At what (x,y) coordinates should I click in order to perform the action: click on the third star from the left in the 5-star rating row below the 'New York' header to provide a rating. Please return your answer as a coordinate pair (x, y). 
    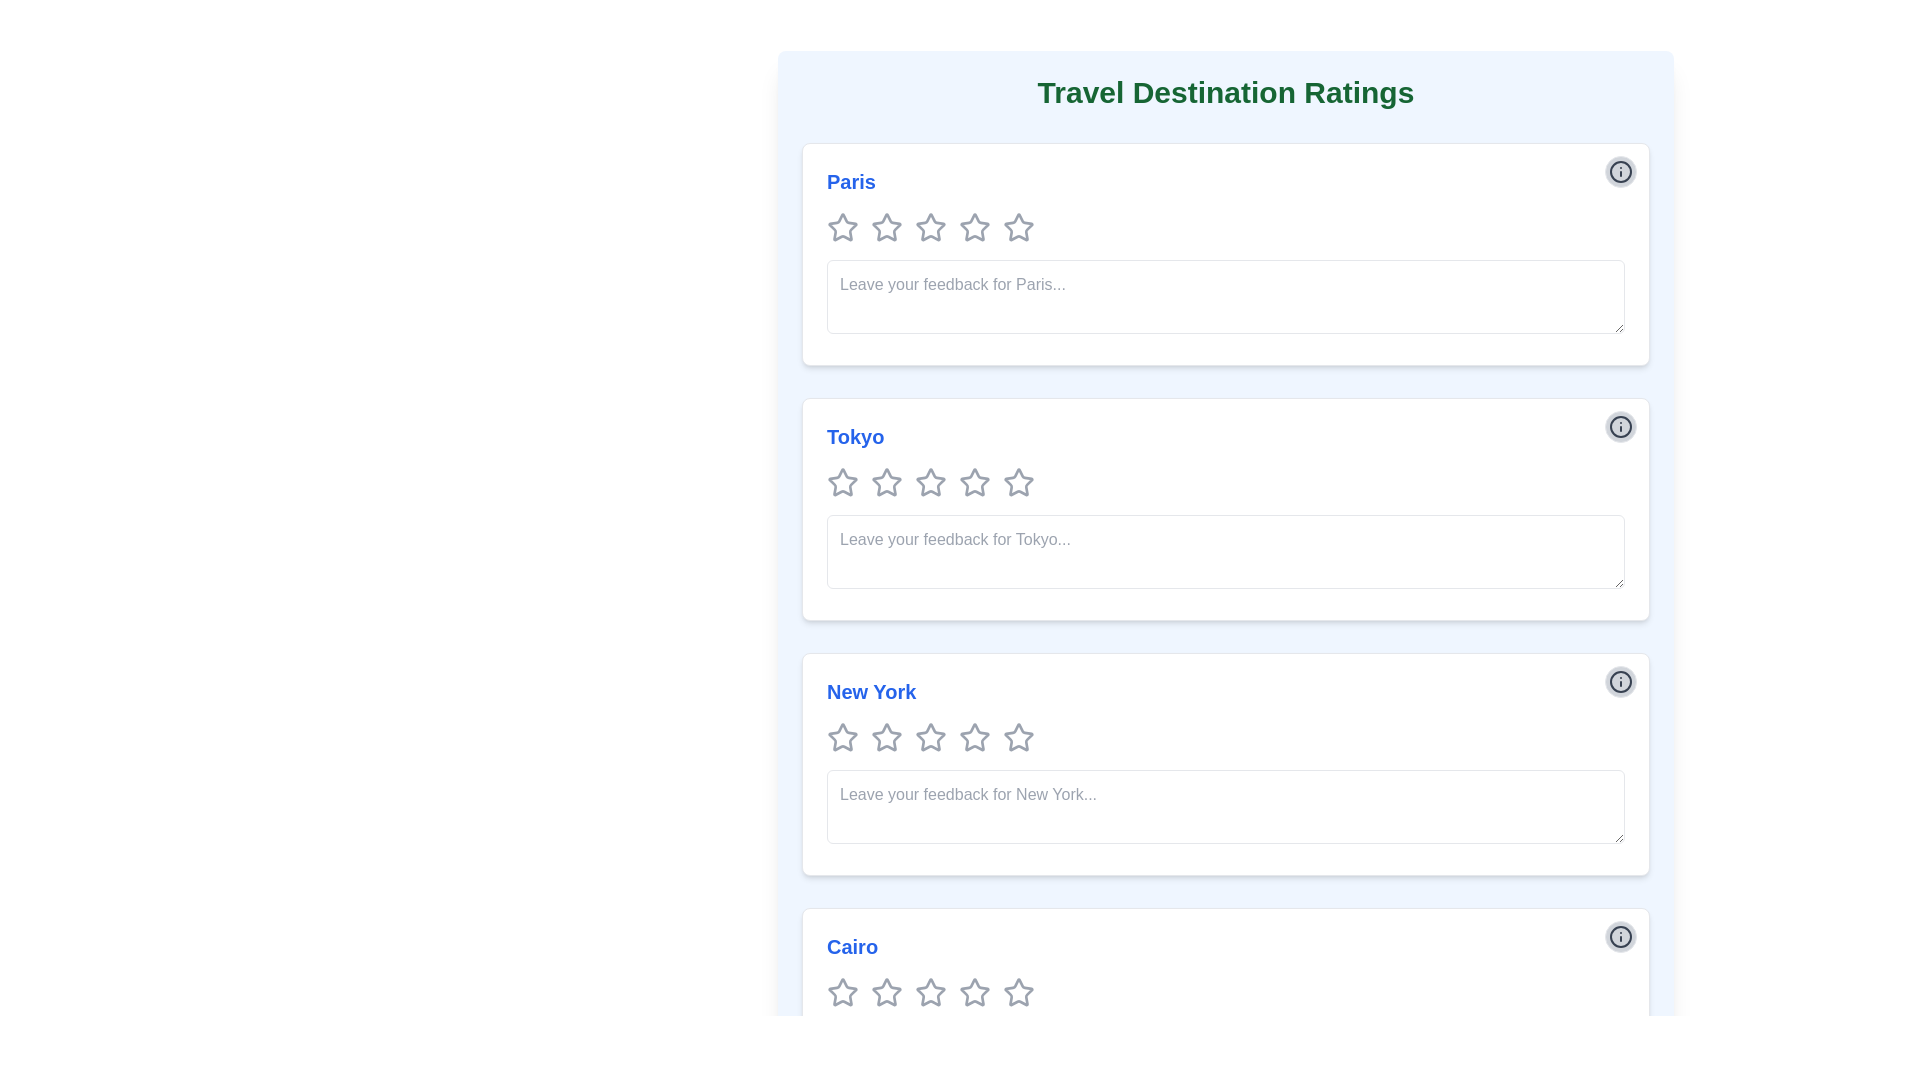
    Looking at the image, I should click on (930, 737).